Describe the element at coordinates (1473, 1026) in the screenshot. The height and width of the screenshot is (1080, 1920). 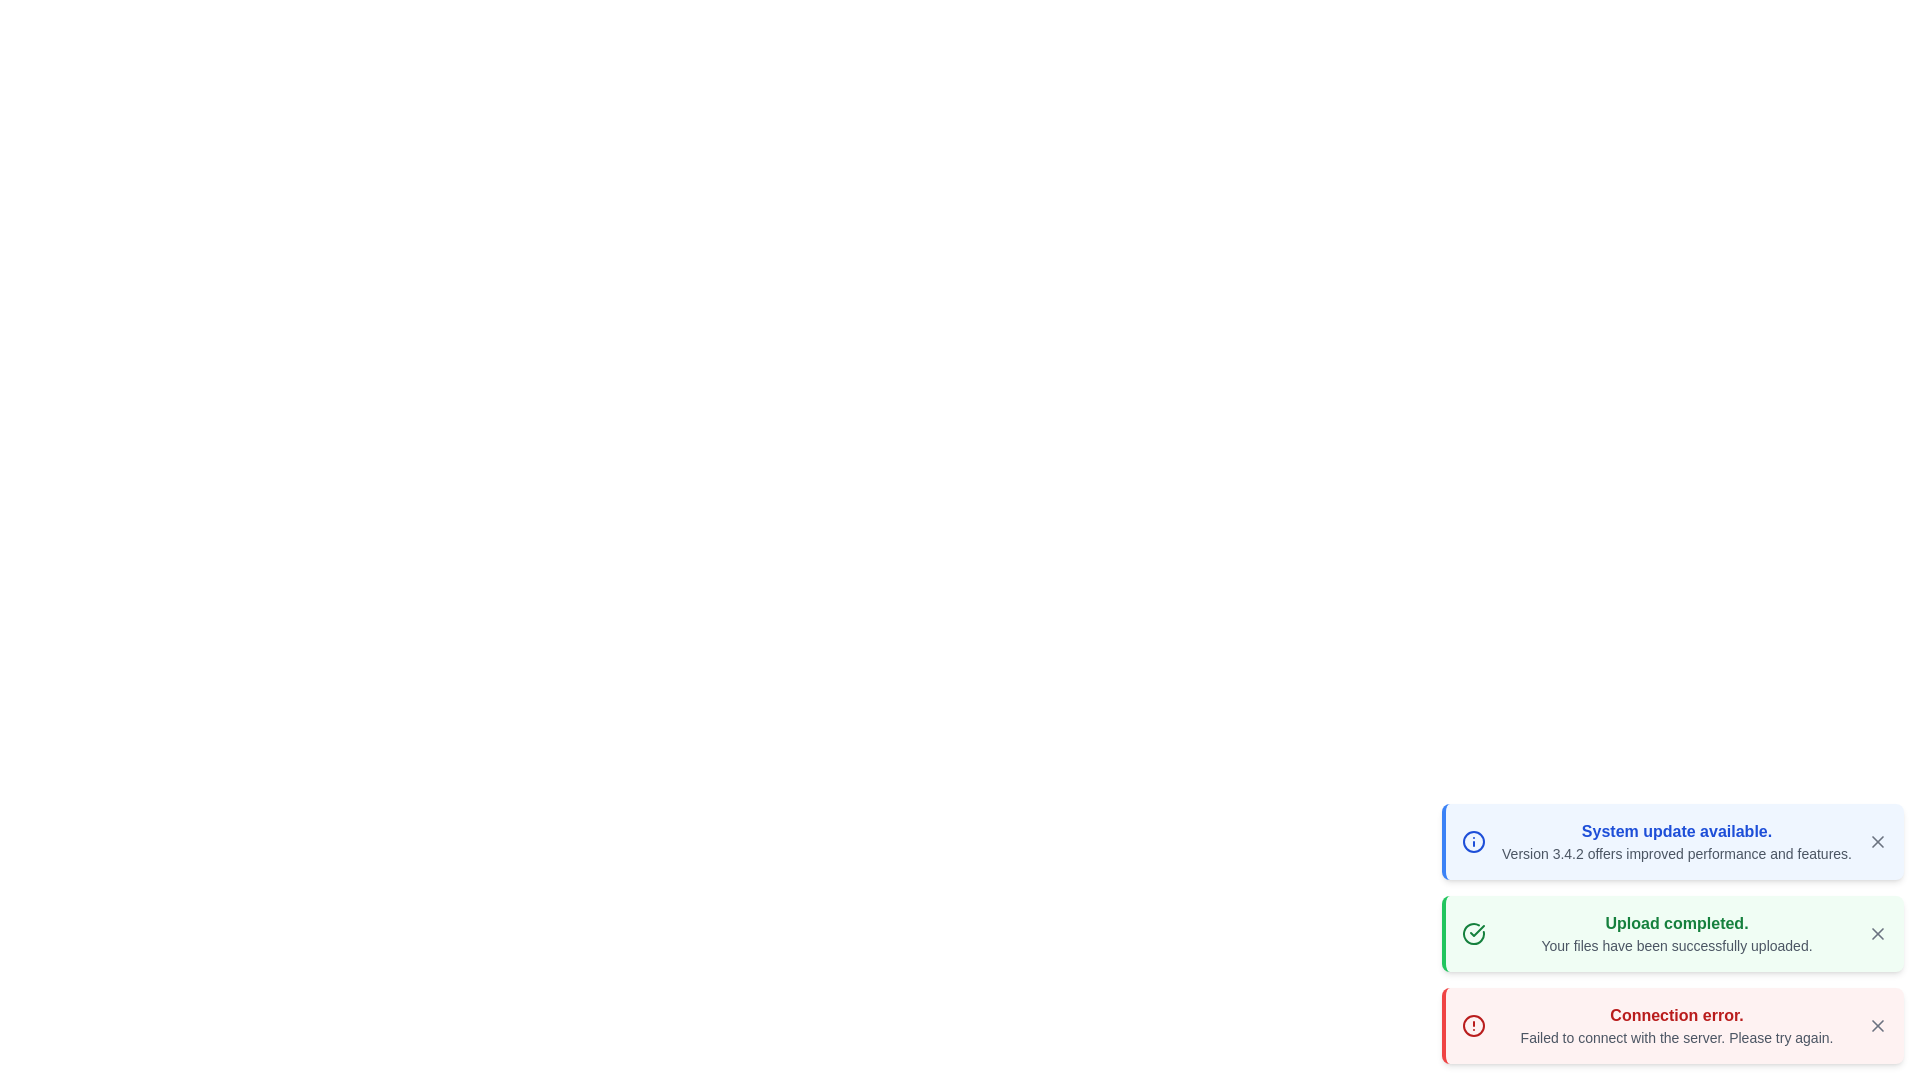
I see `the icon representing the message type error` at that location.